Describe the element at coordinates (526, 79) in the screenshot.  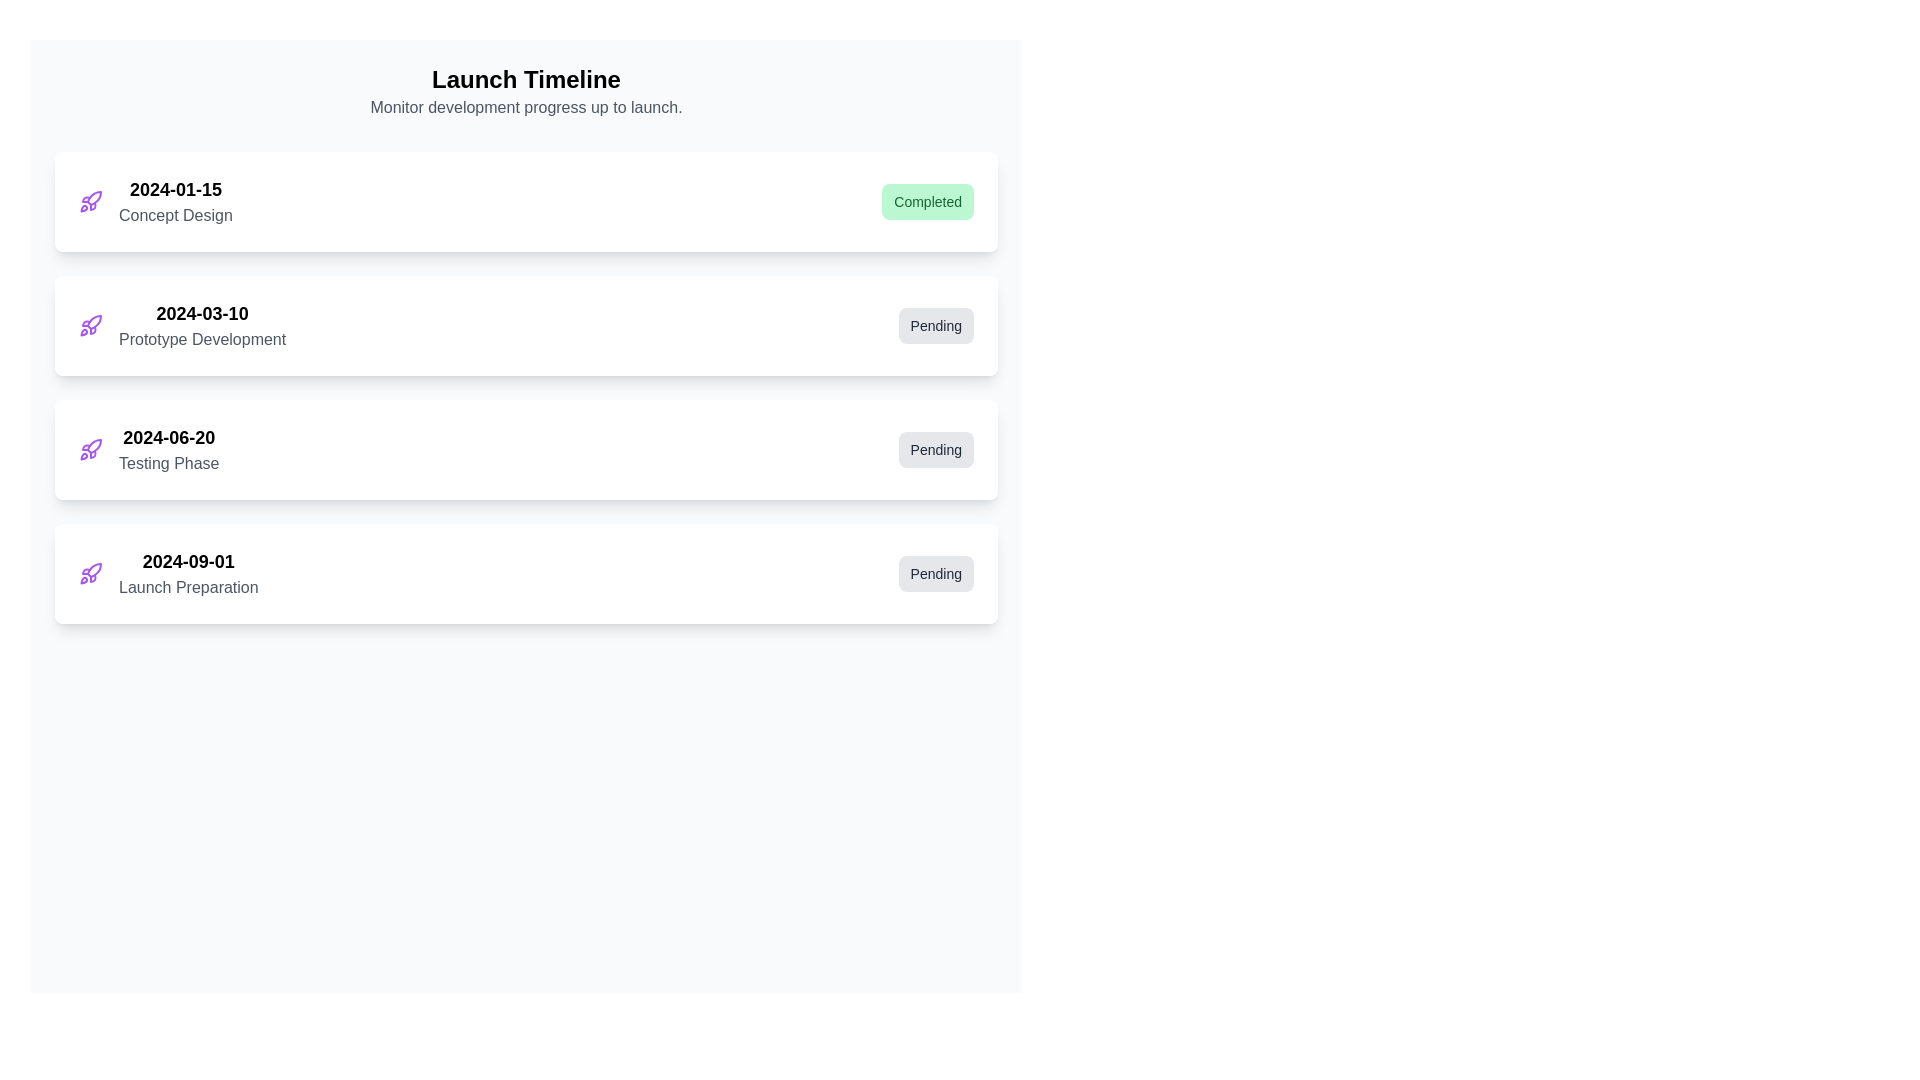
I see `the non-interactive Text Label that serves as a section header for 'Launch Timeline'` at that location.